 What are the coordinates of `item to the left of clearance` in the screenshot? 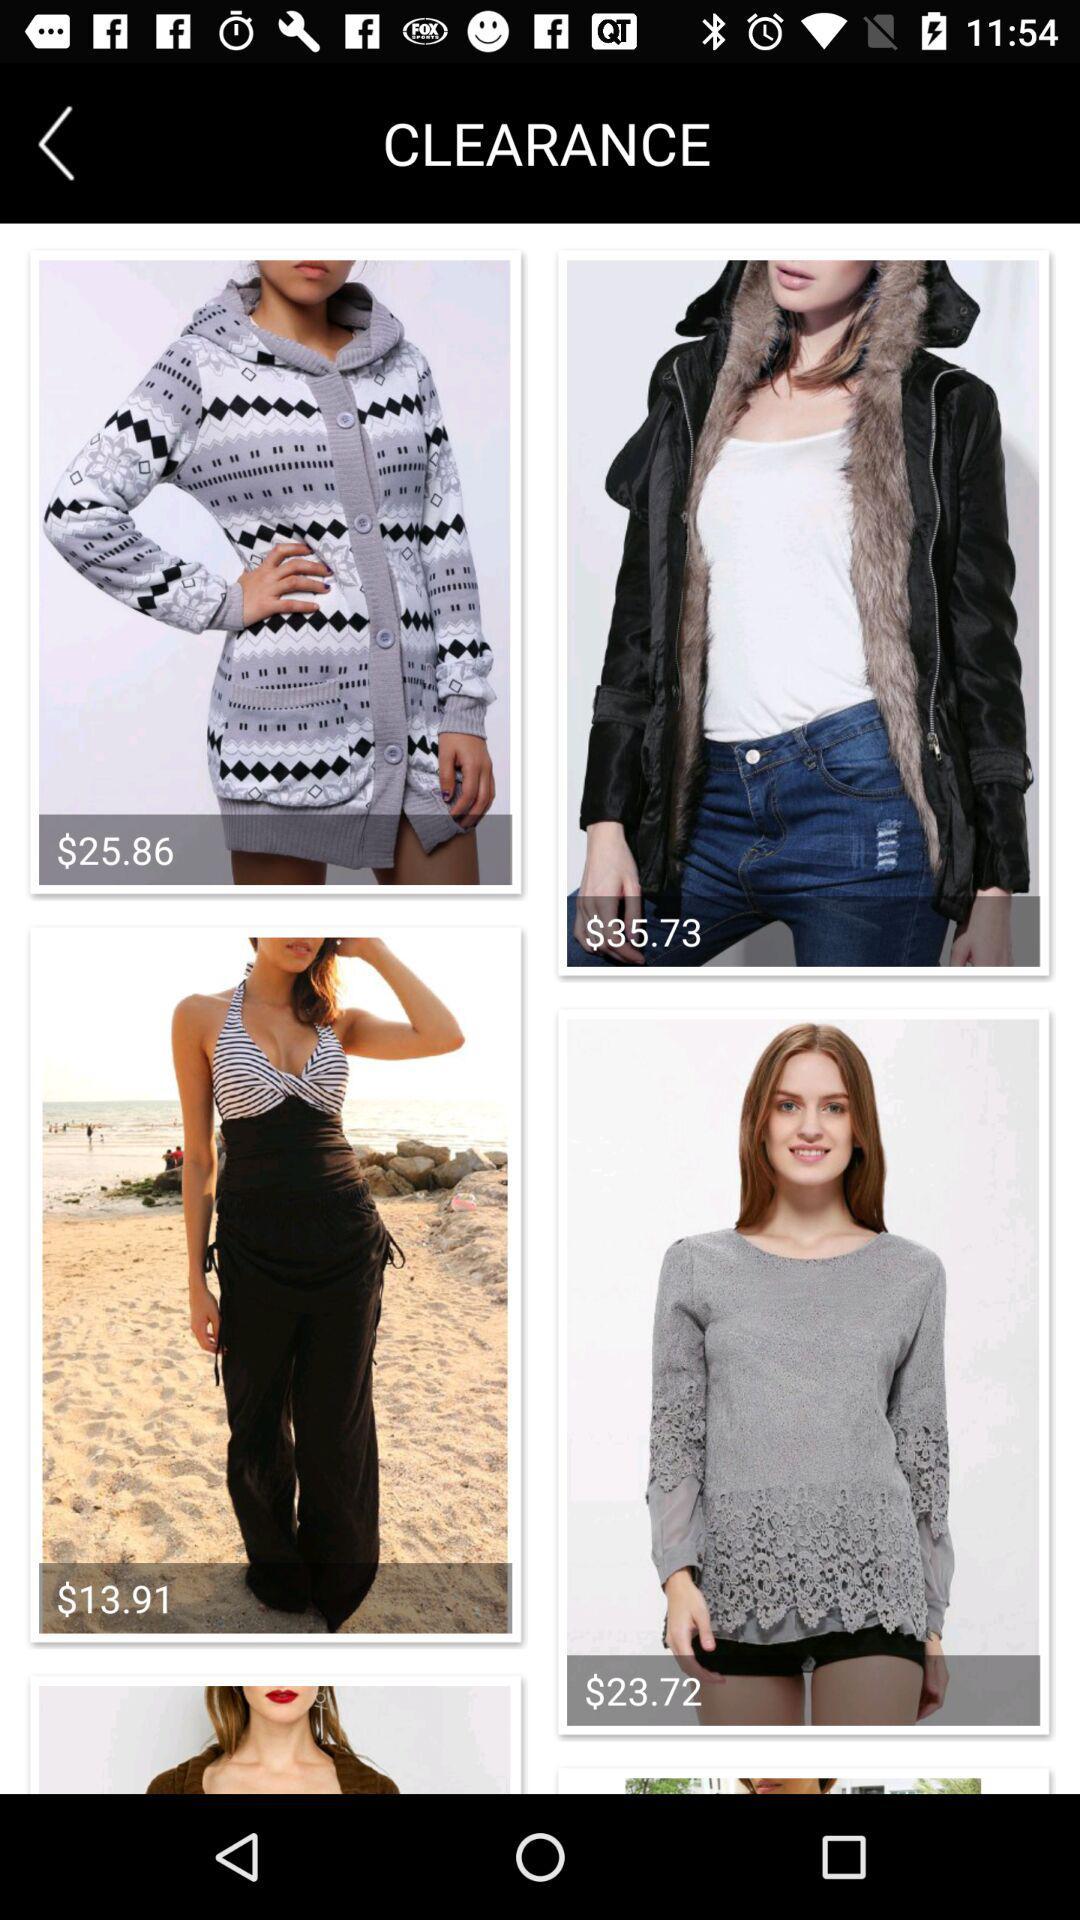 It's located at (55, 142).